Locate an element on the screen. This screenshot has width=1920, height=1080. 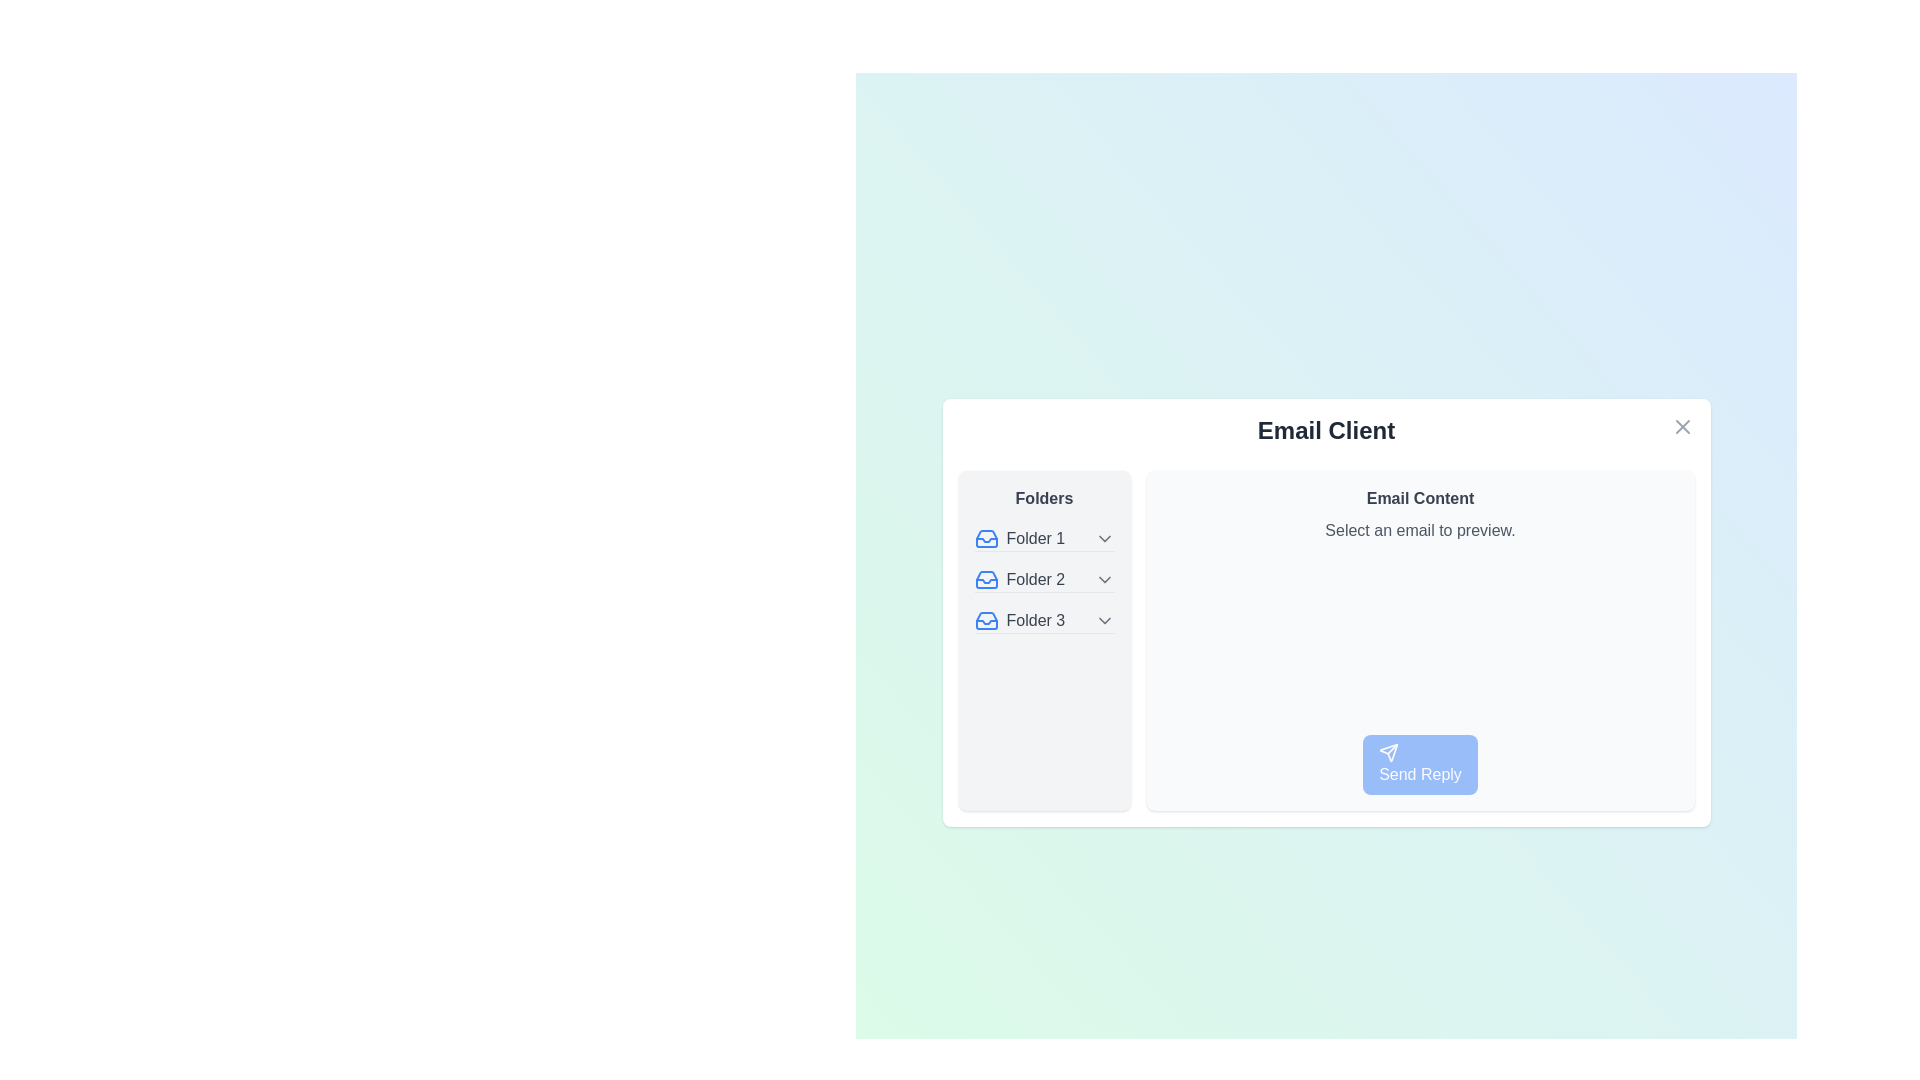
the inbox icon associated with 'Folder 3' located in the left panel of the interface is located at coordinates (986, 620).